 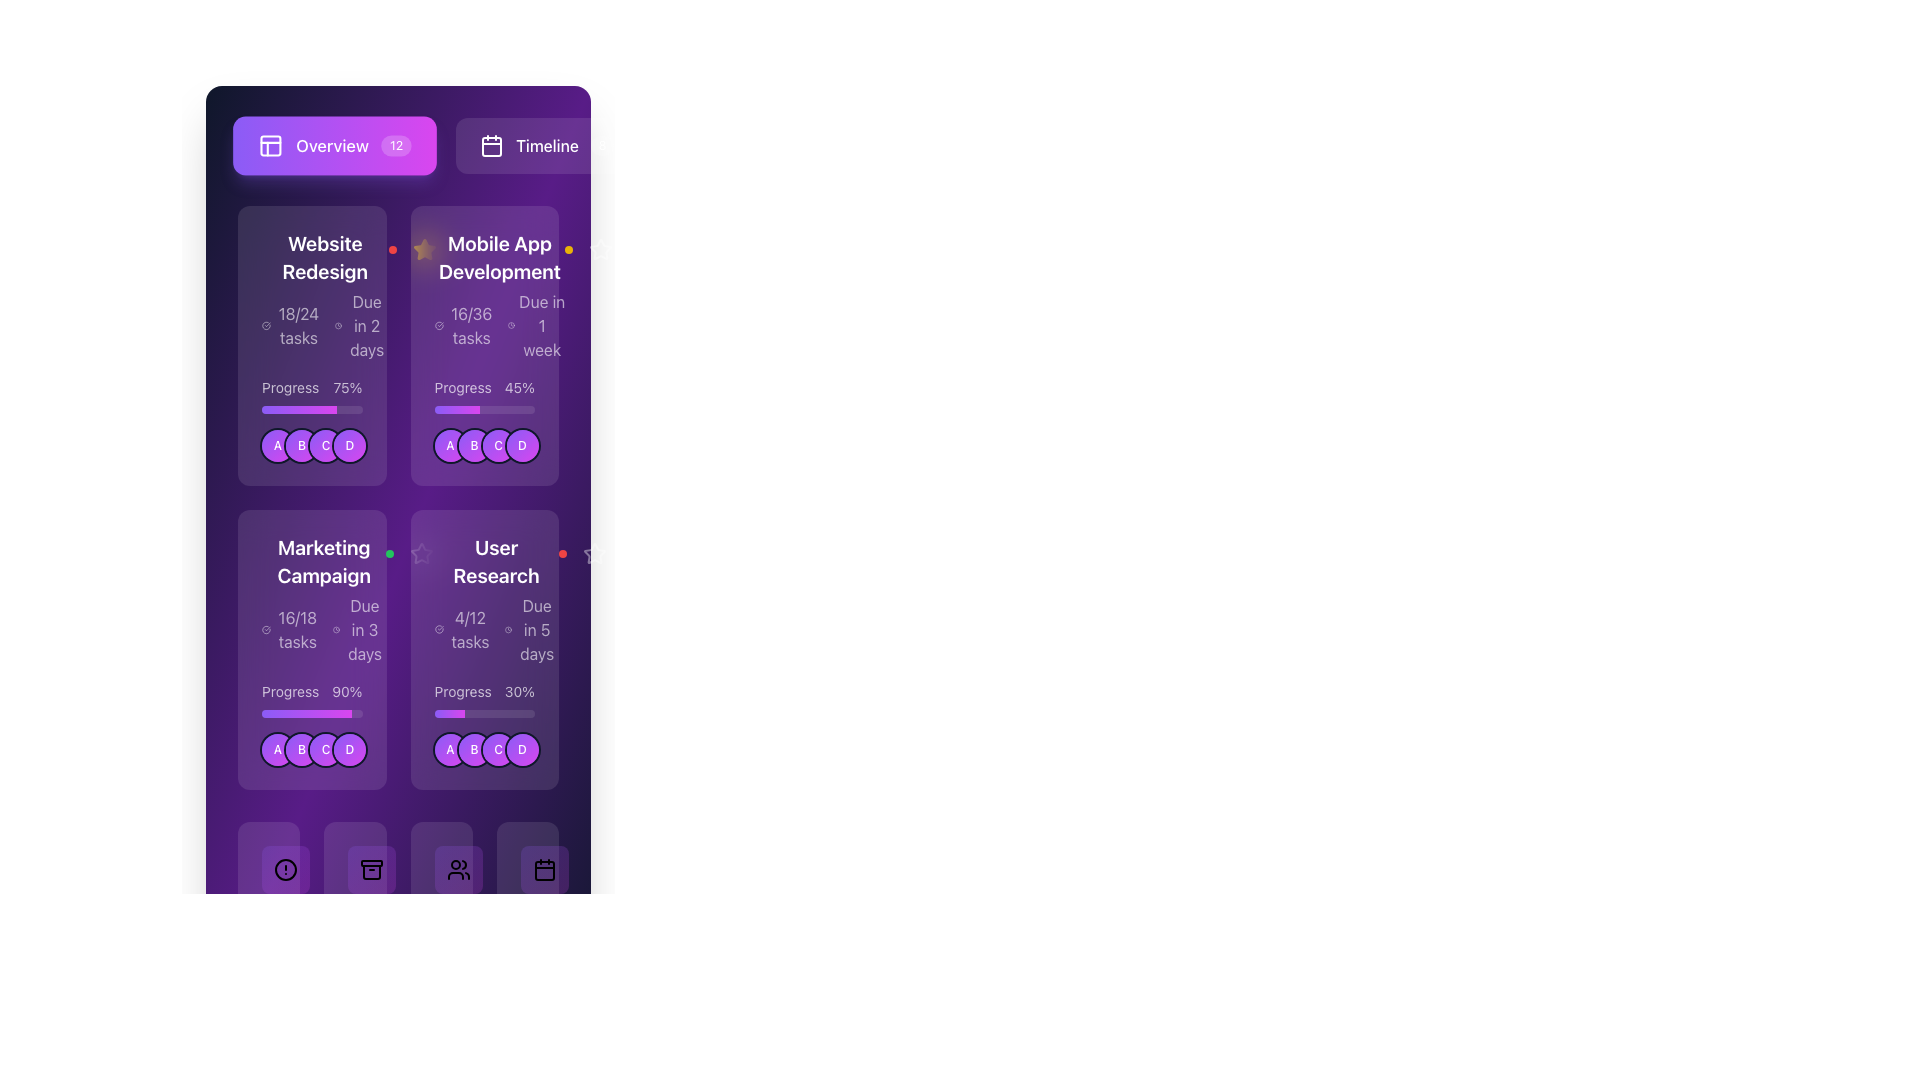 I want to click on circular avatar labeled 'D' with a gradient background transitioning from violet to fuchsia, located at the bottom section of the 'User Research' panel, so click(x=522, y=749).